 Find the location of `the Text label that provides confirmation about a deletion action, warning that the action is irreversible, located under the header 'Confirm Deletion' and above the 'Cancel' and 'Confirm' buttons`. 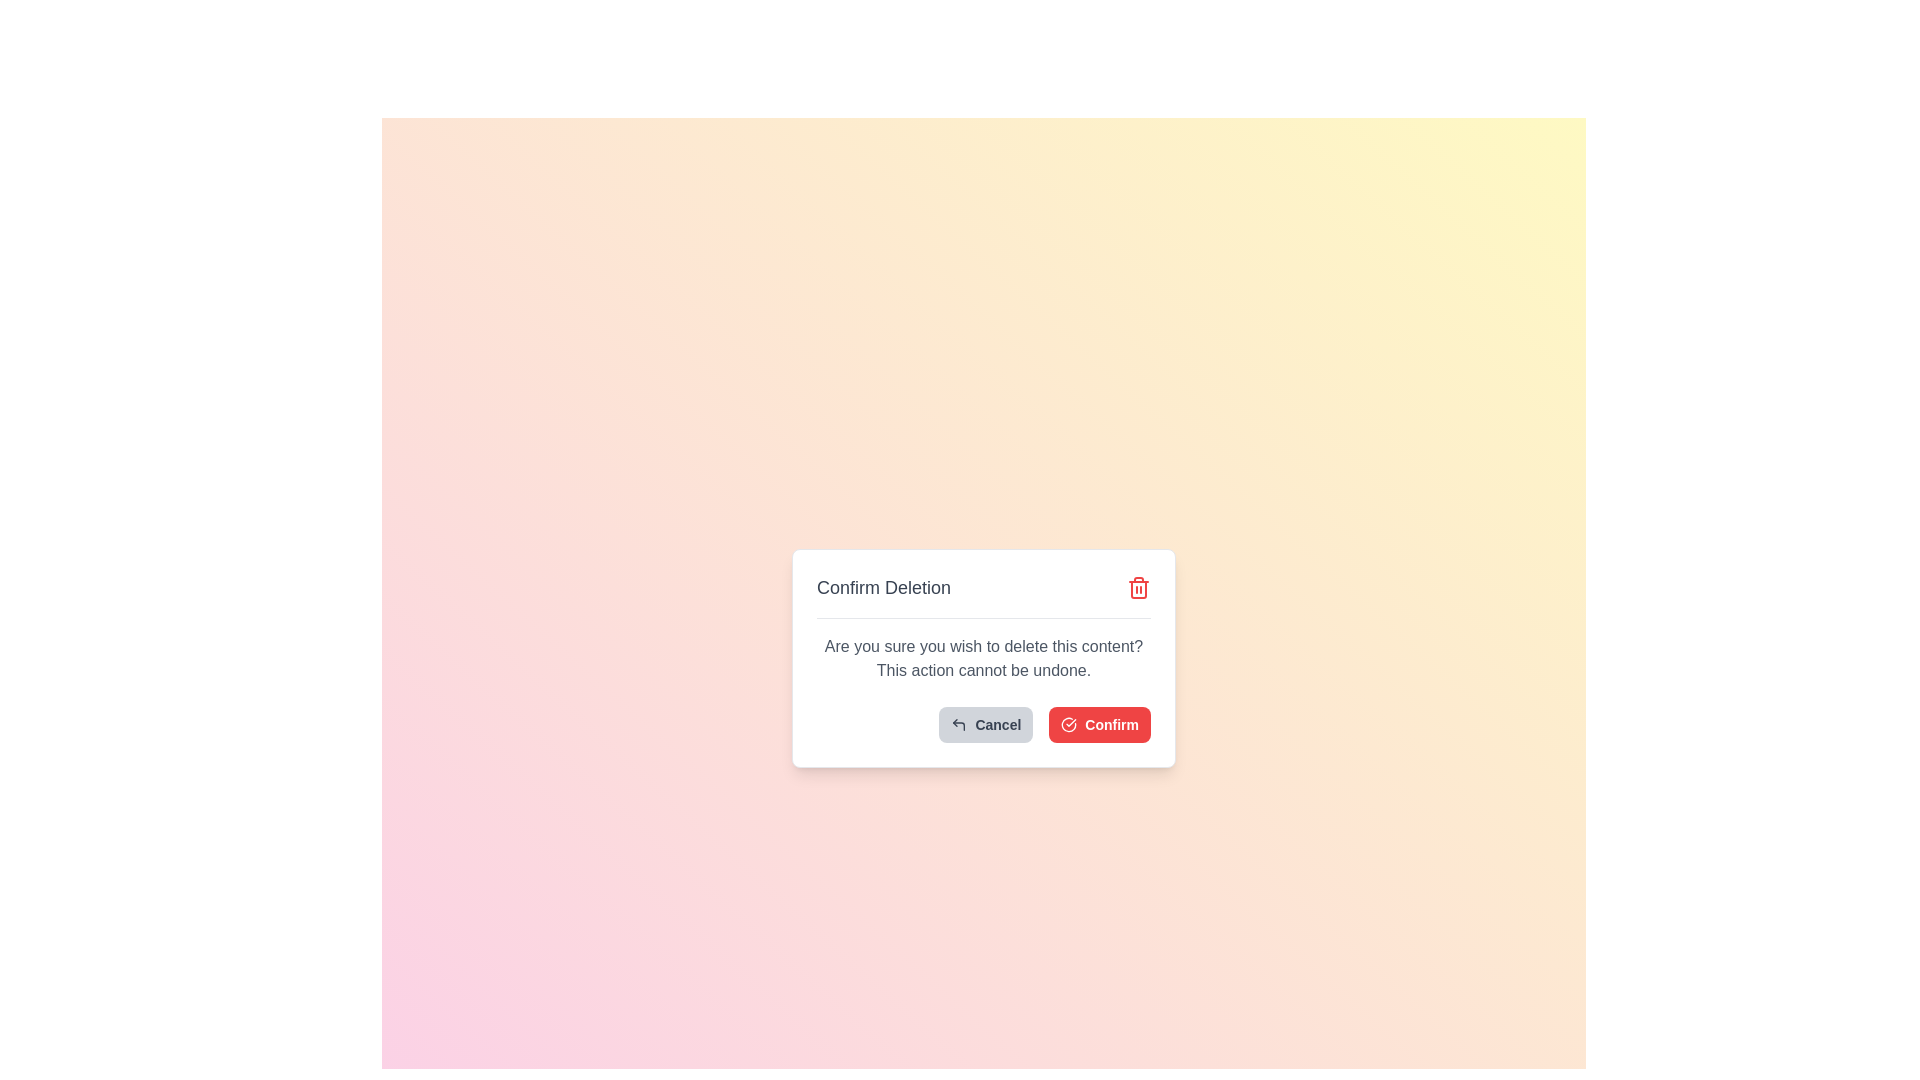

the Text label that provides confirmation about a deletion action, warning that the action is irreversible, located under the header 'Confirm Deletion' and above the 'Cancel' and 'Confirm' buttons is located at coordinates (983, 658).